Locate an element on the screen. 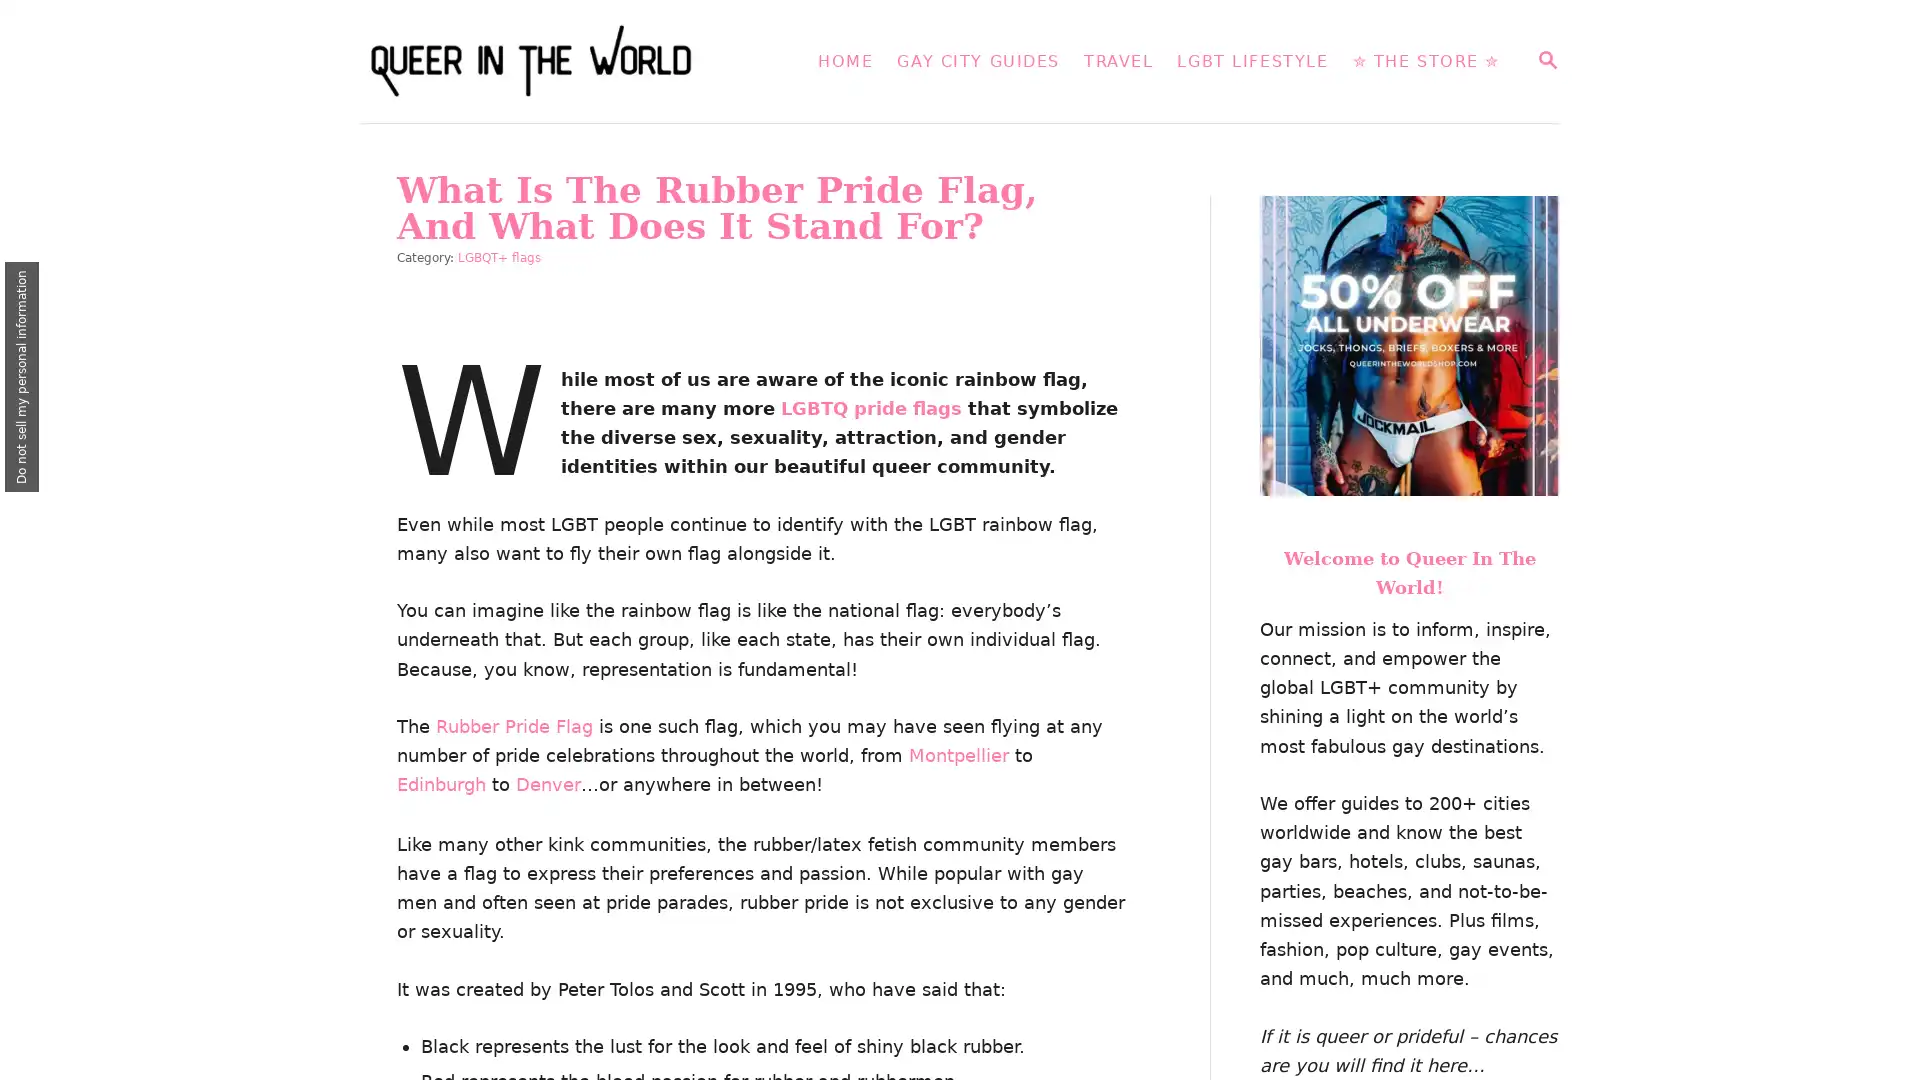 The height and width of the screenshot is (1080, 1920). Do not sell my personal information is located at coordinates (22, 377).